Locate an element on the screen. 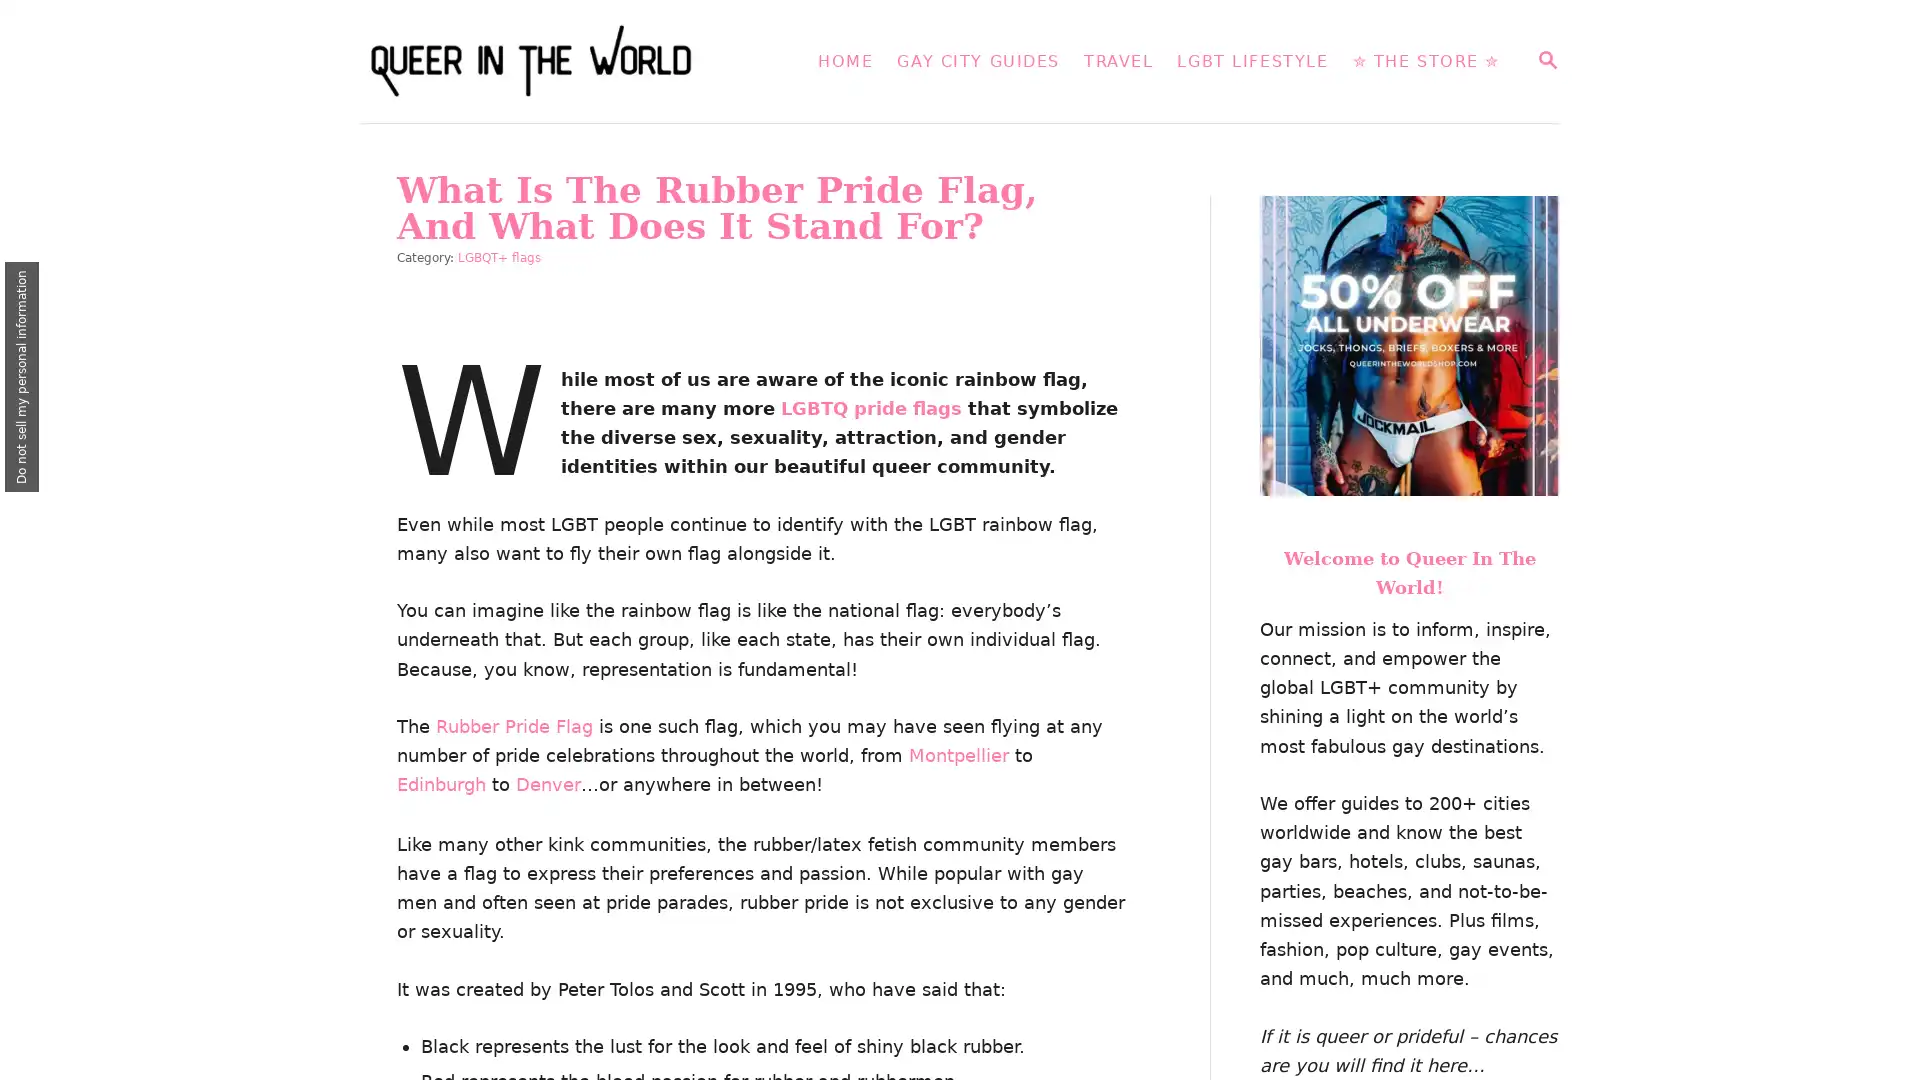 The height and width of the screenshot is (1080, 1920). Do not sell my personal information is located at coordinates (22, 377).